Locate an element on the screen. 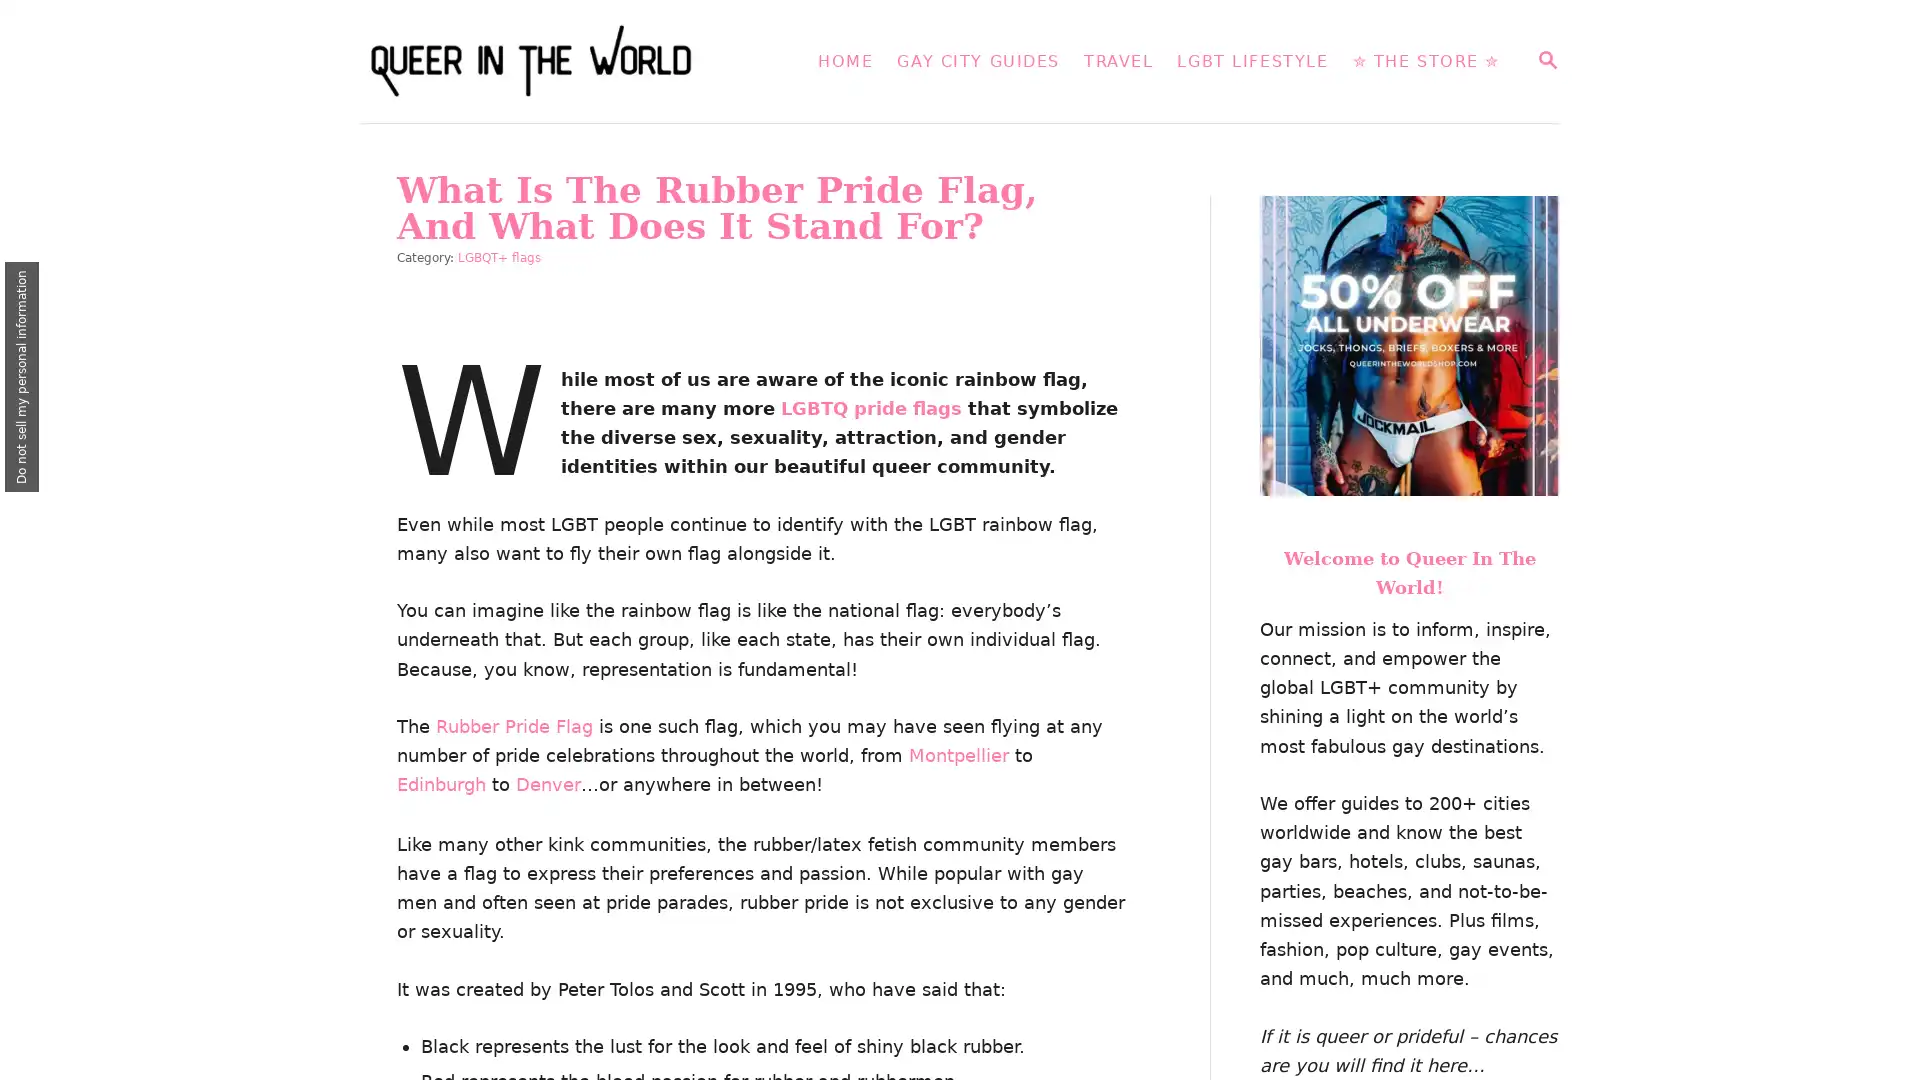 The height and width of the screenshot is (1080, 1920). Do not sell my personal information is located at coordinates (22, 377).